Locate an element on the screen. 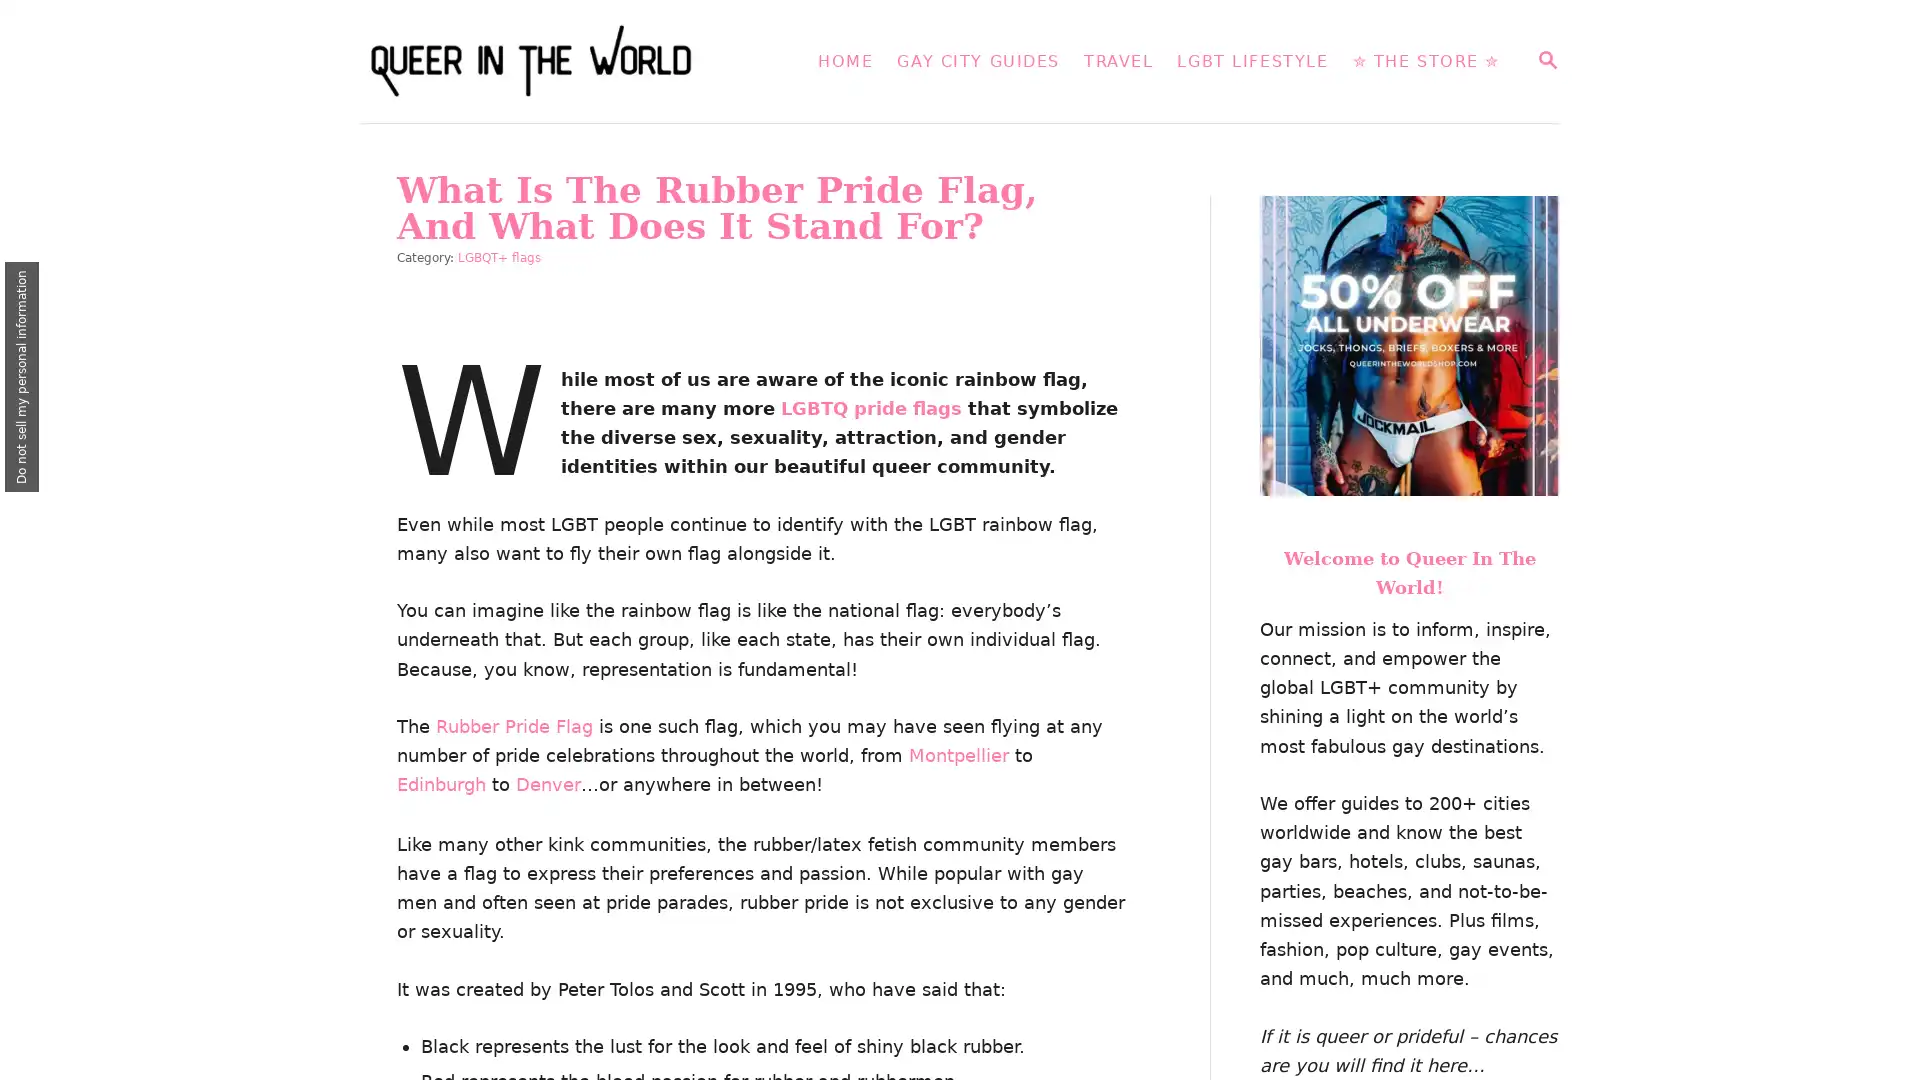 The height and width of the screenshot is (1080, 1920). Do not sell my personal information is located at coordinates (22, 377).